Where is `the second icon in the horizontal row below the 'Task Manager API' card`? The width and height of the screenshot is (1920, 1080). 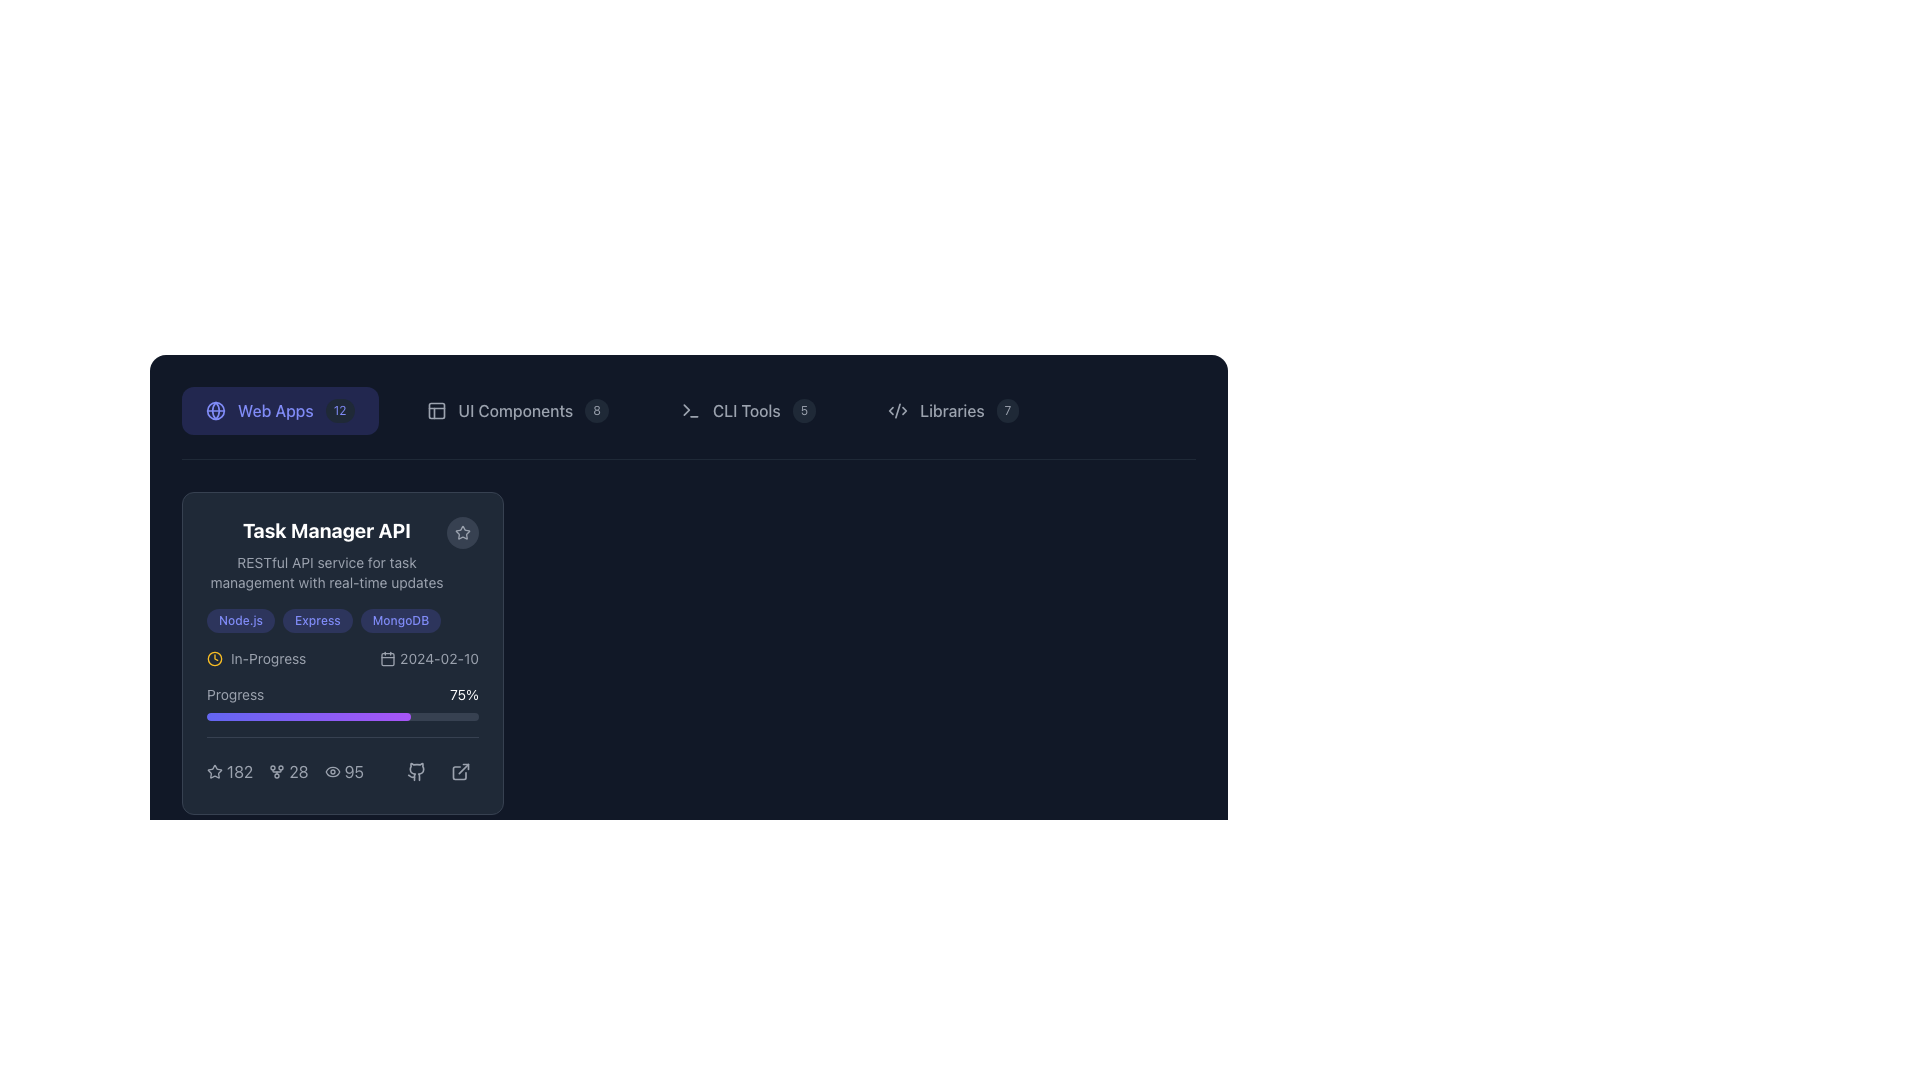
the second icon in the horizontal row below the 'Task Manager API' card is located at coordinates (416, 770).